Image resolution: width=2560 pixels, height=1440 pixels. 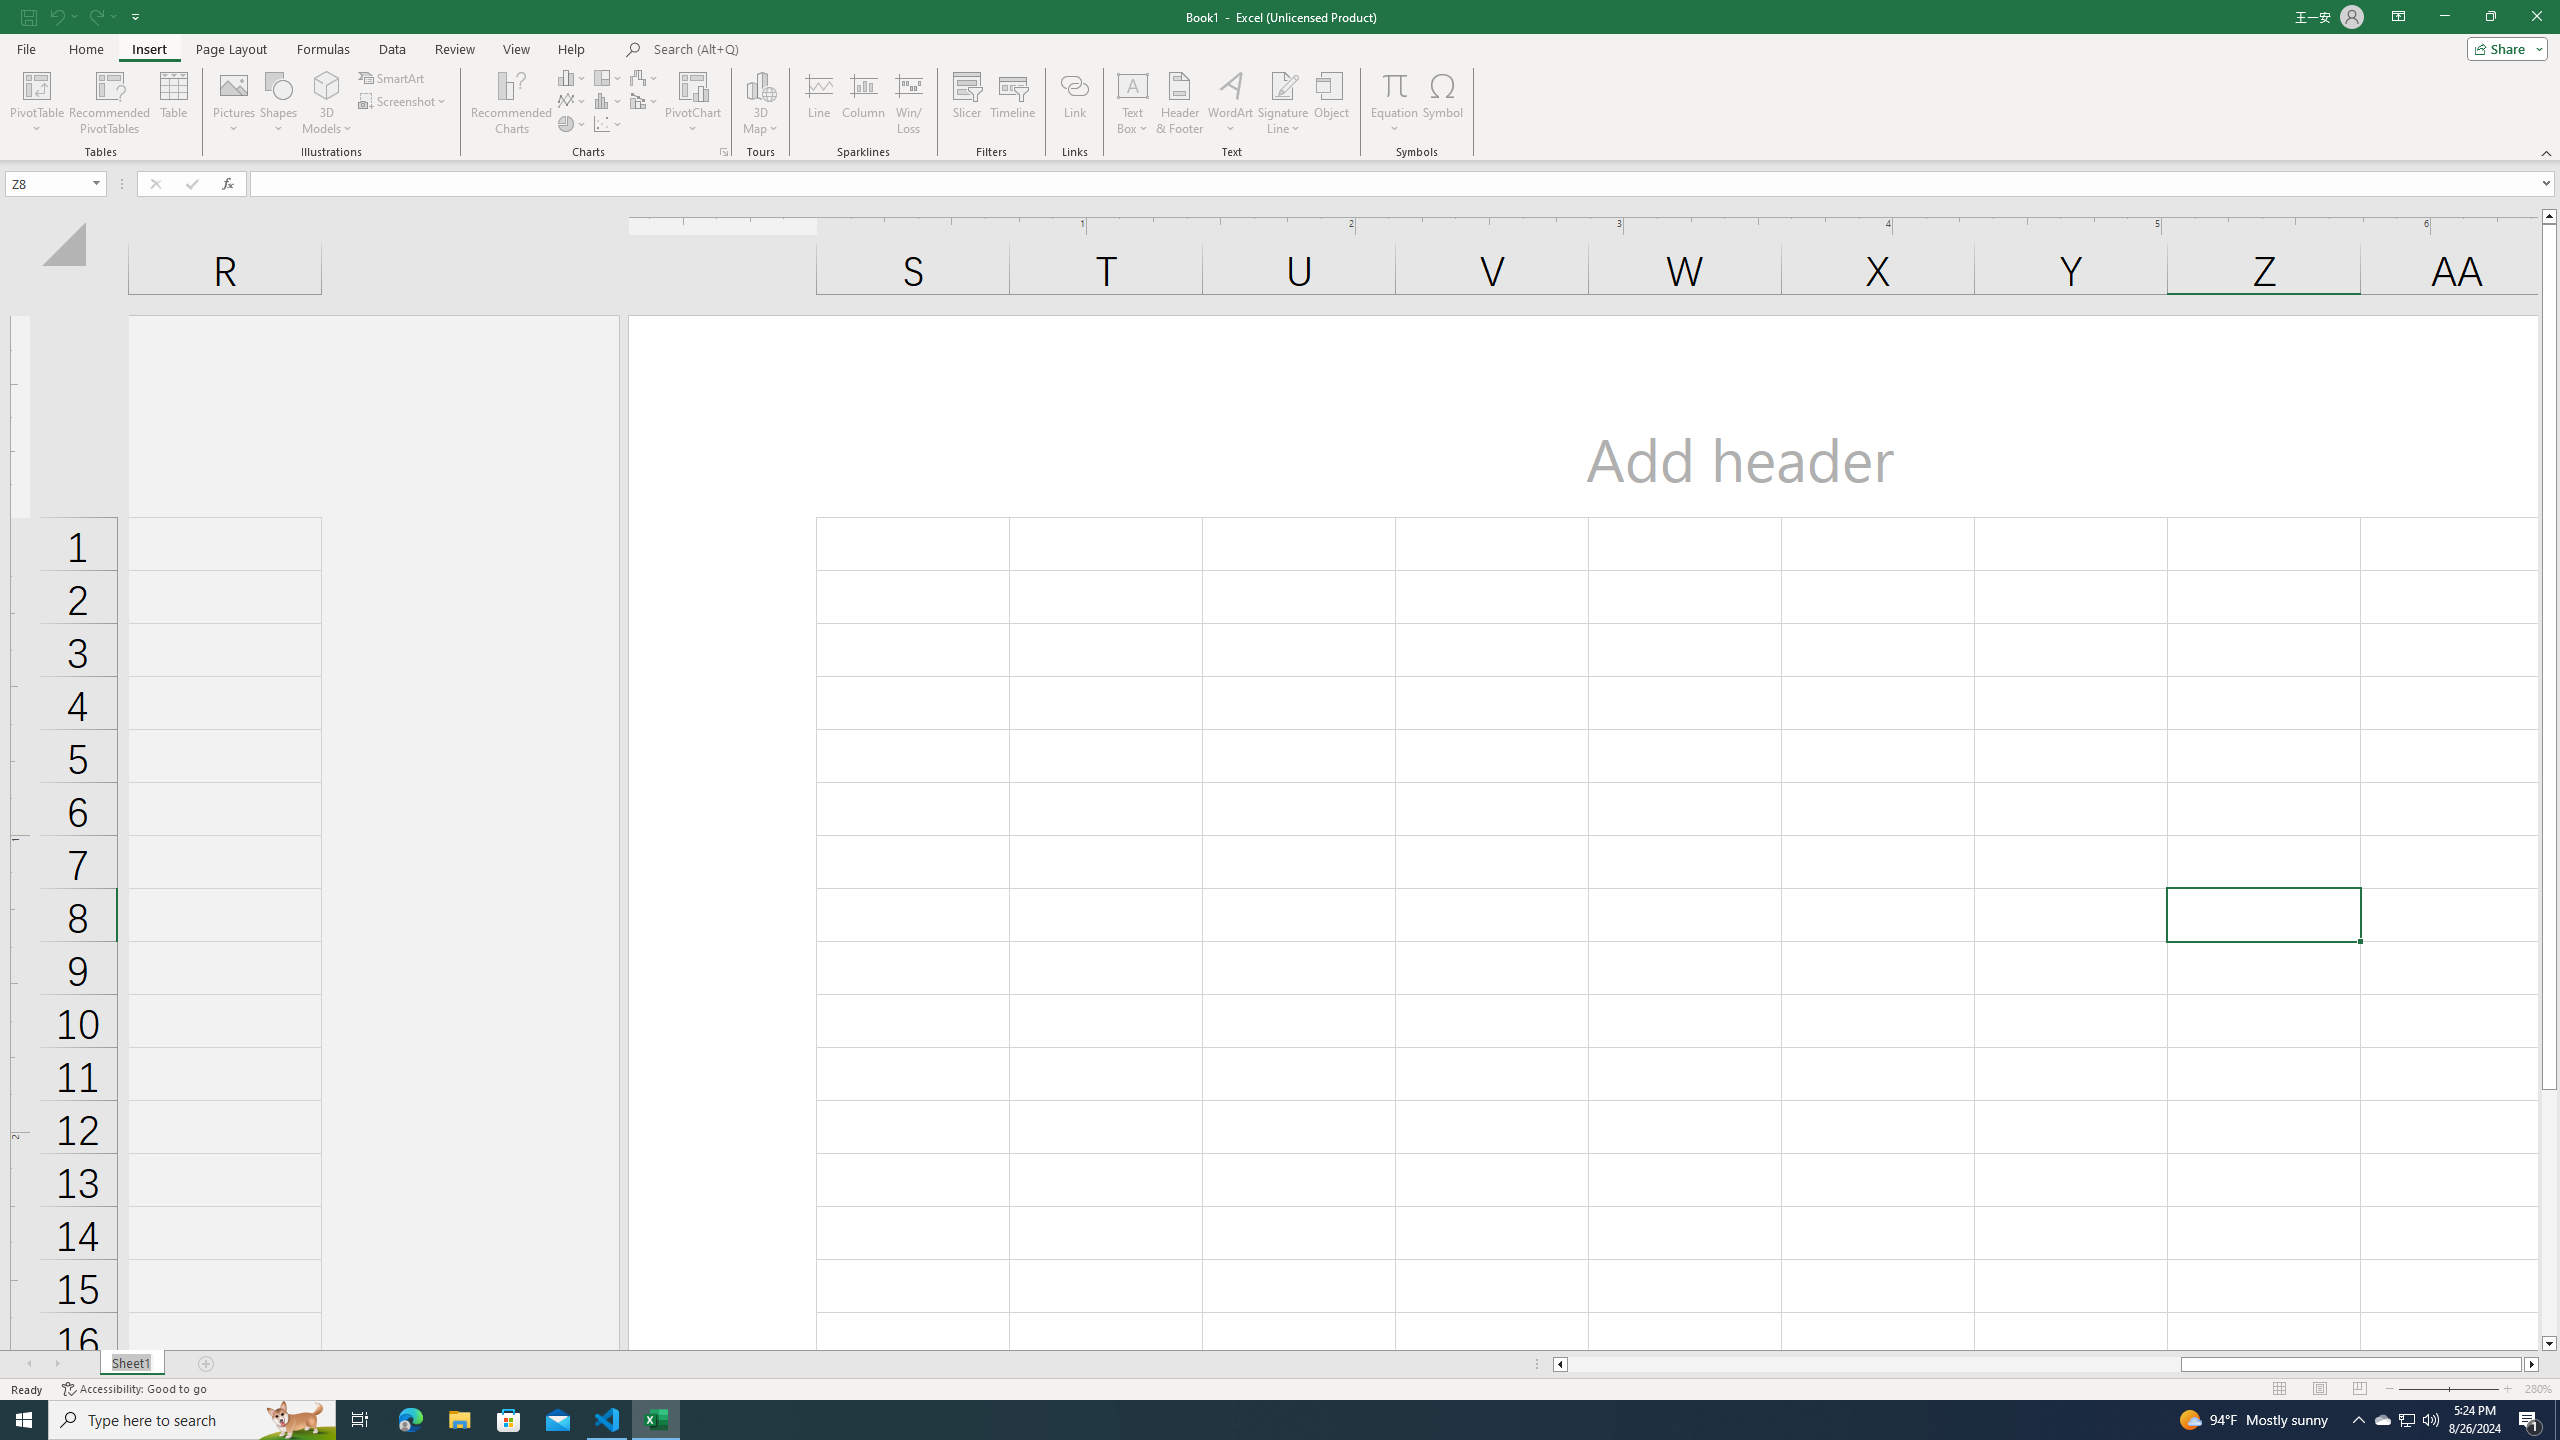 What do you see at coordinates (759, 84) in the screenshot?
I see `'3D Map'` at bounding box center [759, 84].